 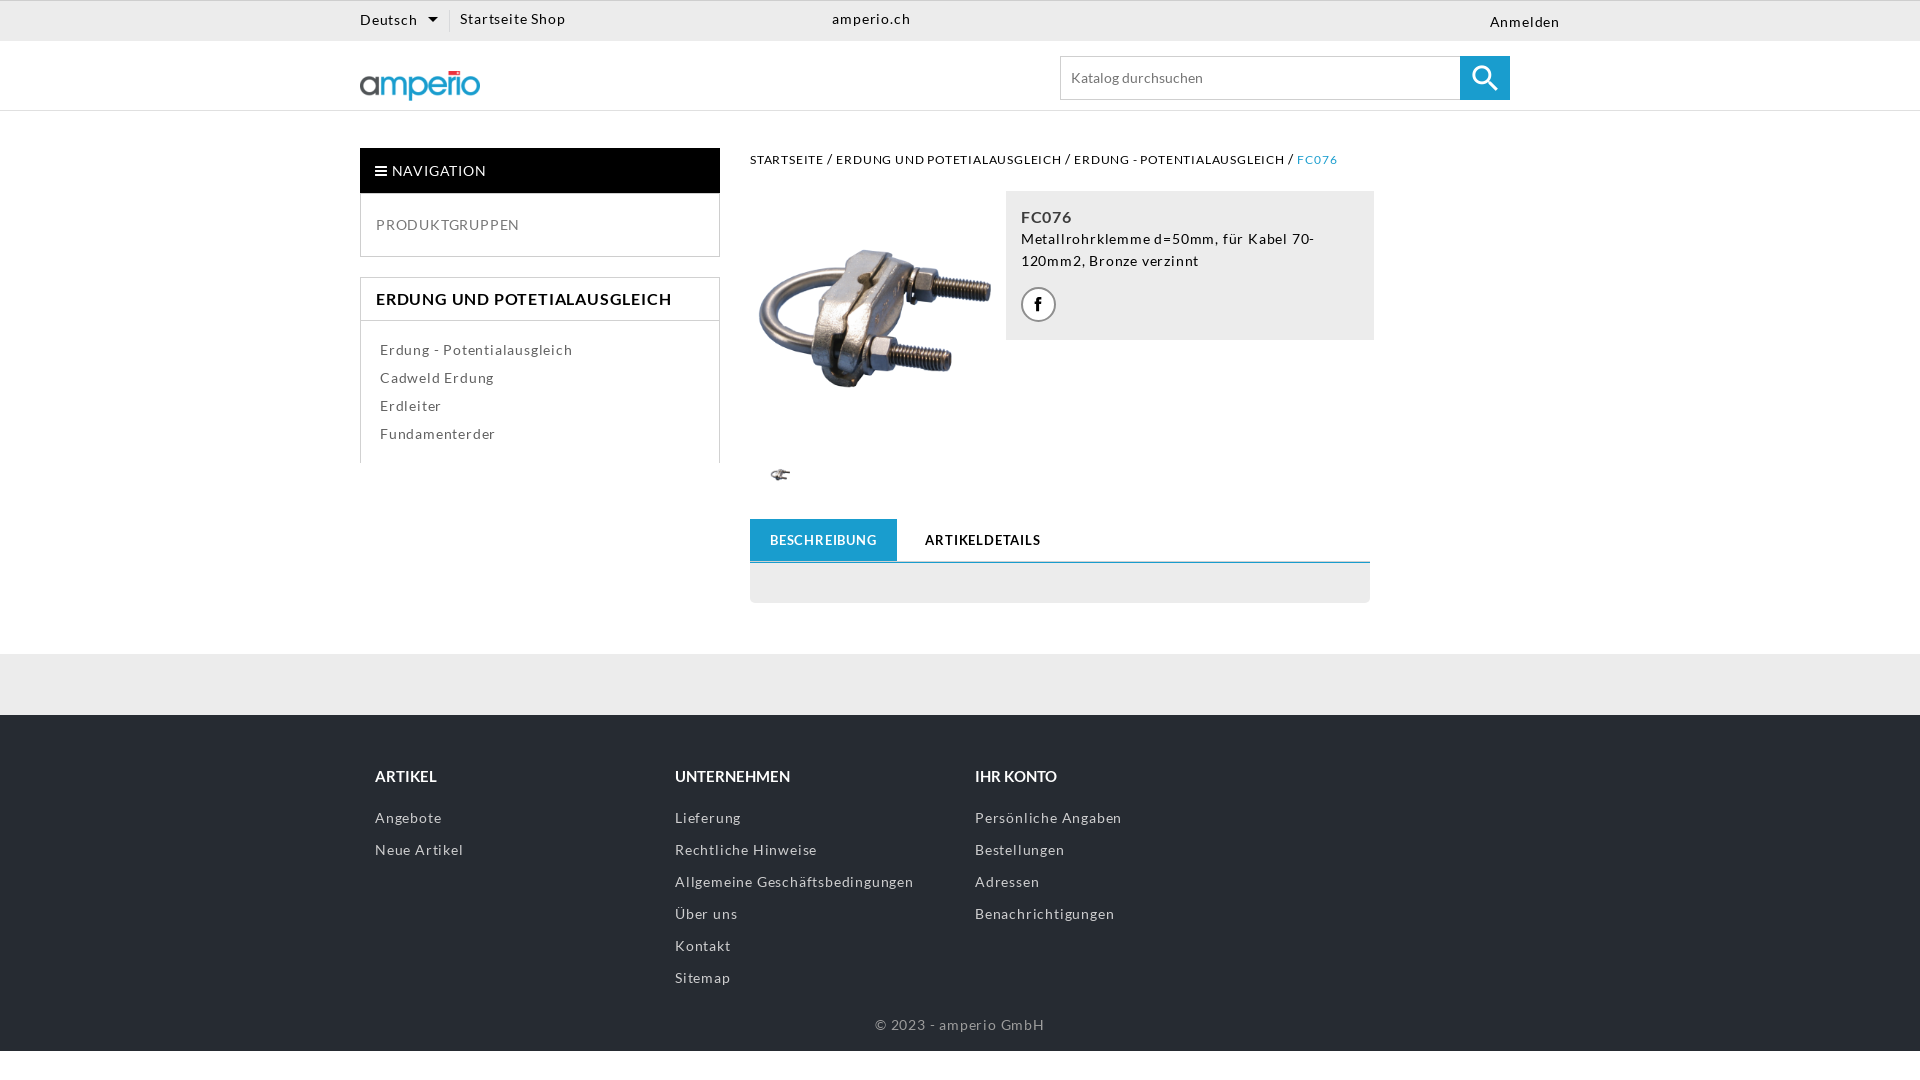 What do you see at coordinates (1296, 158) in the screenshot?
I see `'FC076'` at bounding box center [1296, 158].